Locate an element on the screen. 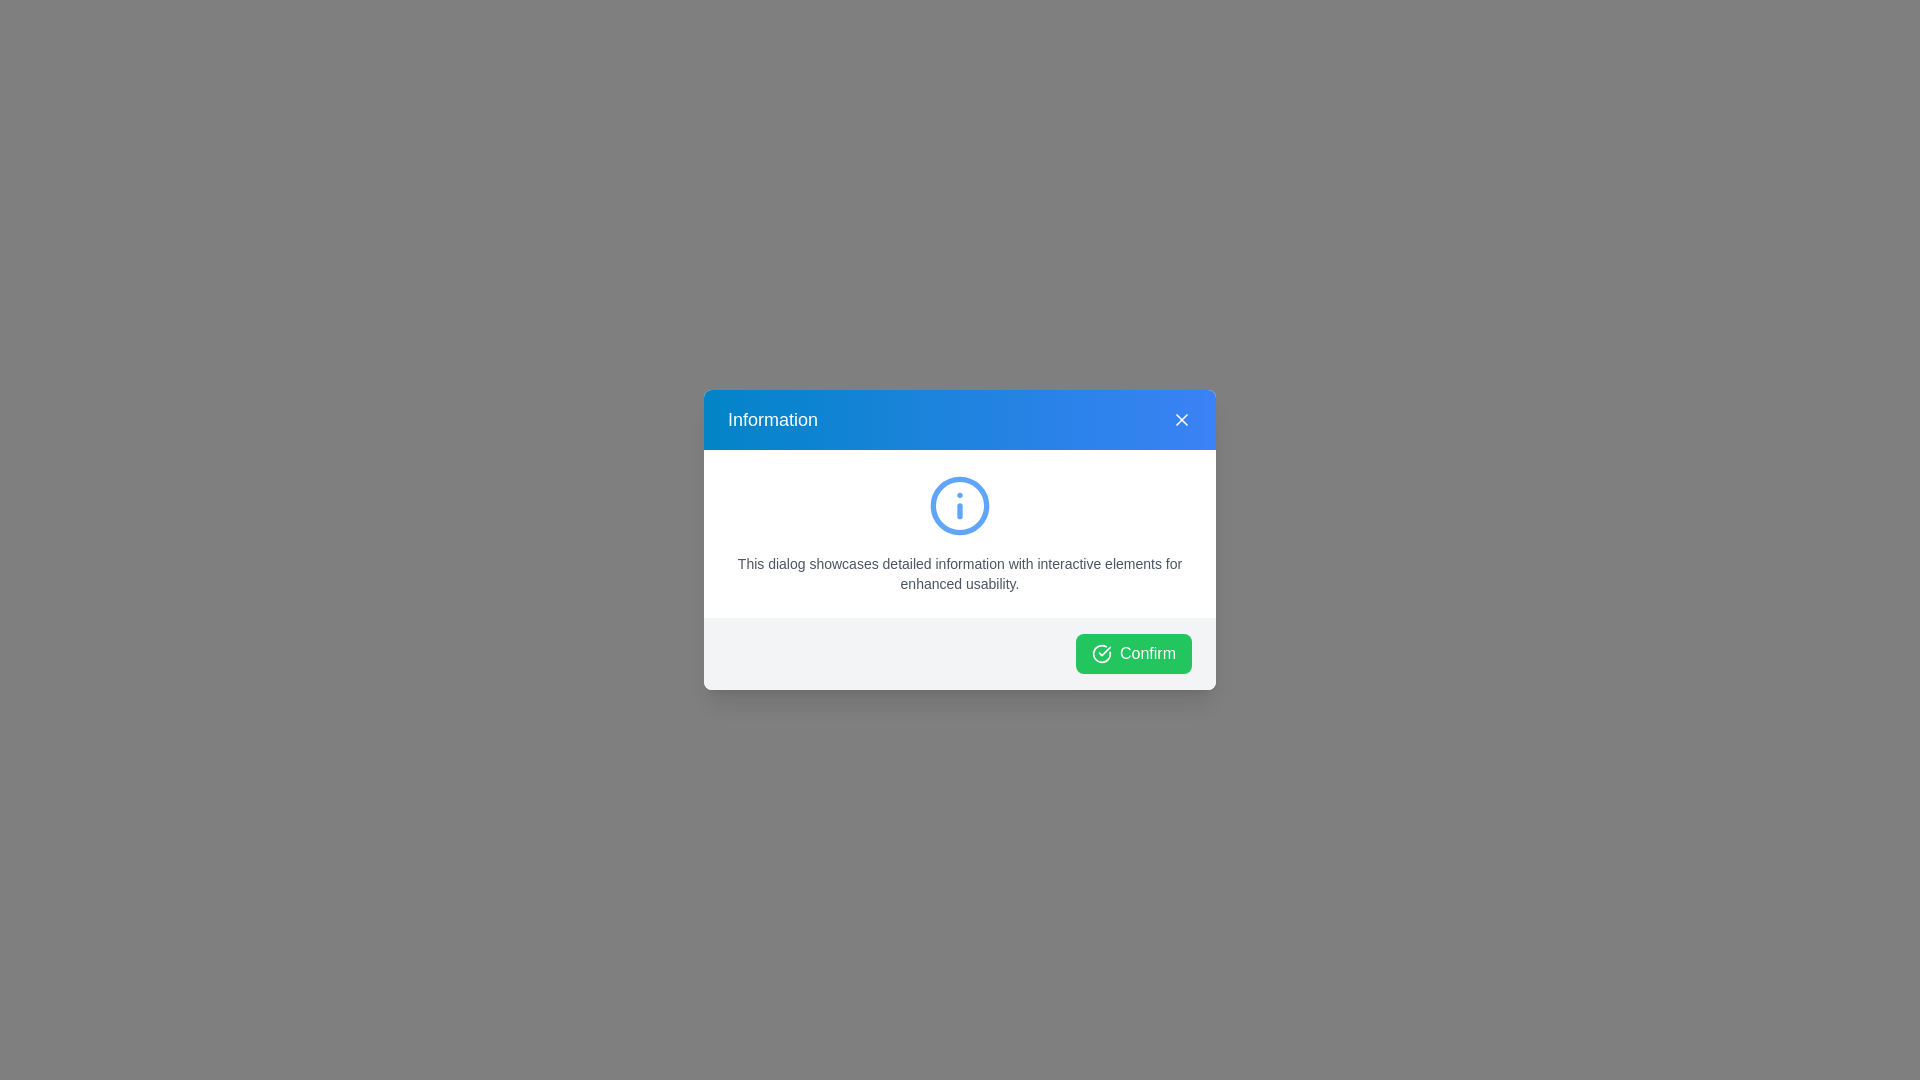 Image resolution: width=1920 pixels, height=1080 pixels. the static text label that displays descriptive information in the modal dialog, positioned below the information icon and above the Confirm button is located at coordinates (960, 574).